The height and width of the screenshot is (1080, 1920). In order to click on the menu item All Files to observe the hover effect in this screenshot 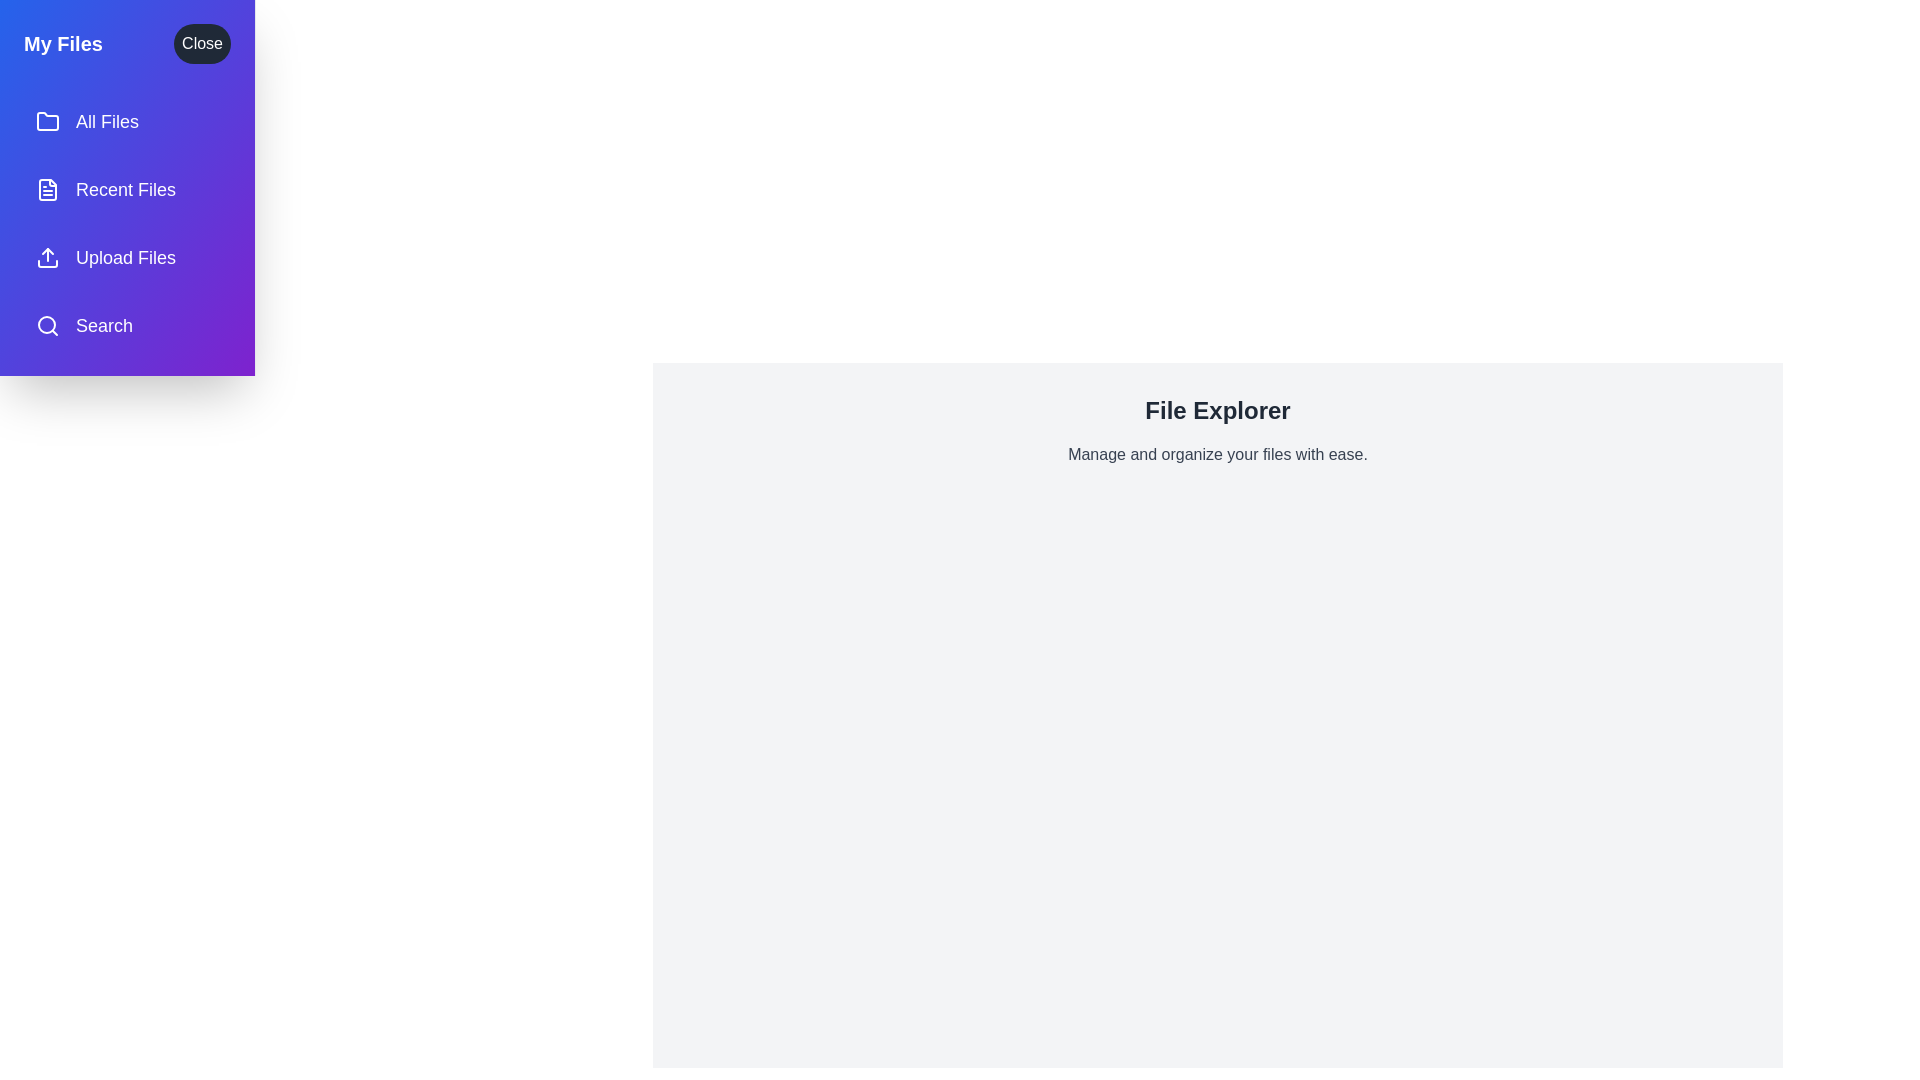, I will do `click(126, 122)`.